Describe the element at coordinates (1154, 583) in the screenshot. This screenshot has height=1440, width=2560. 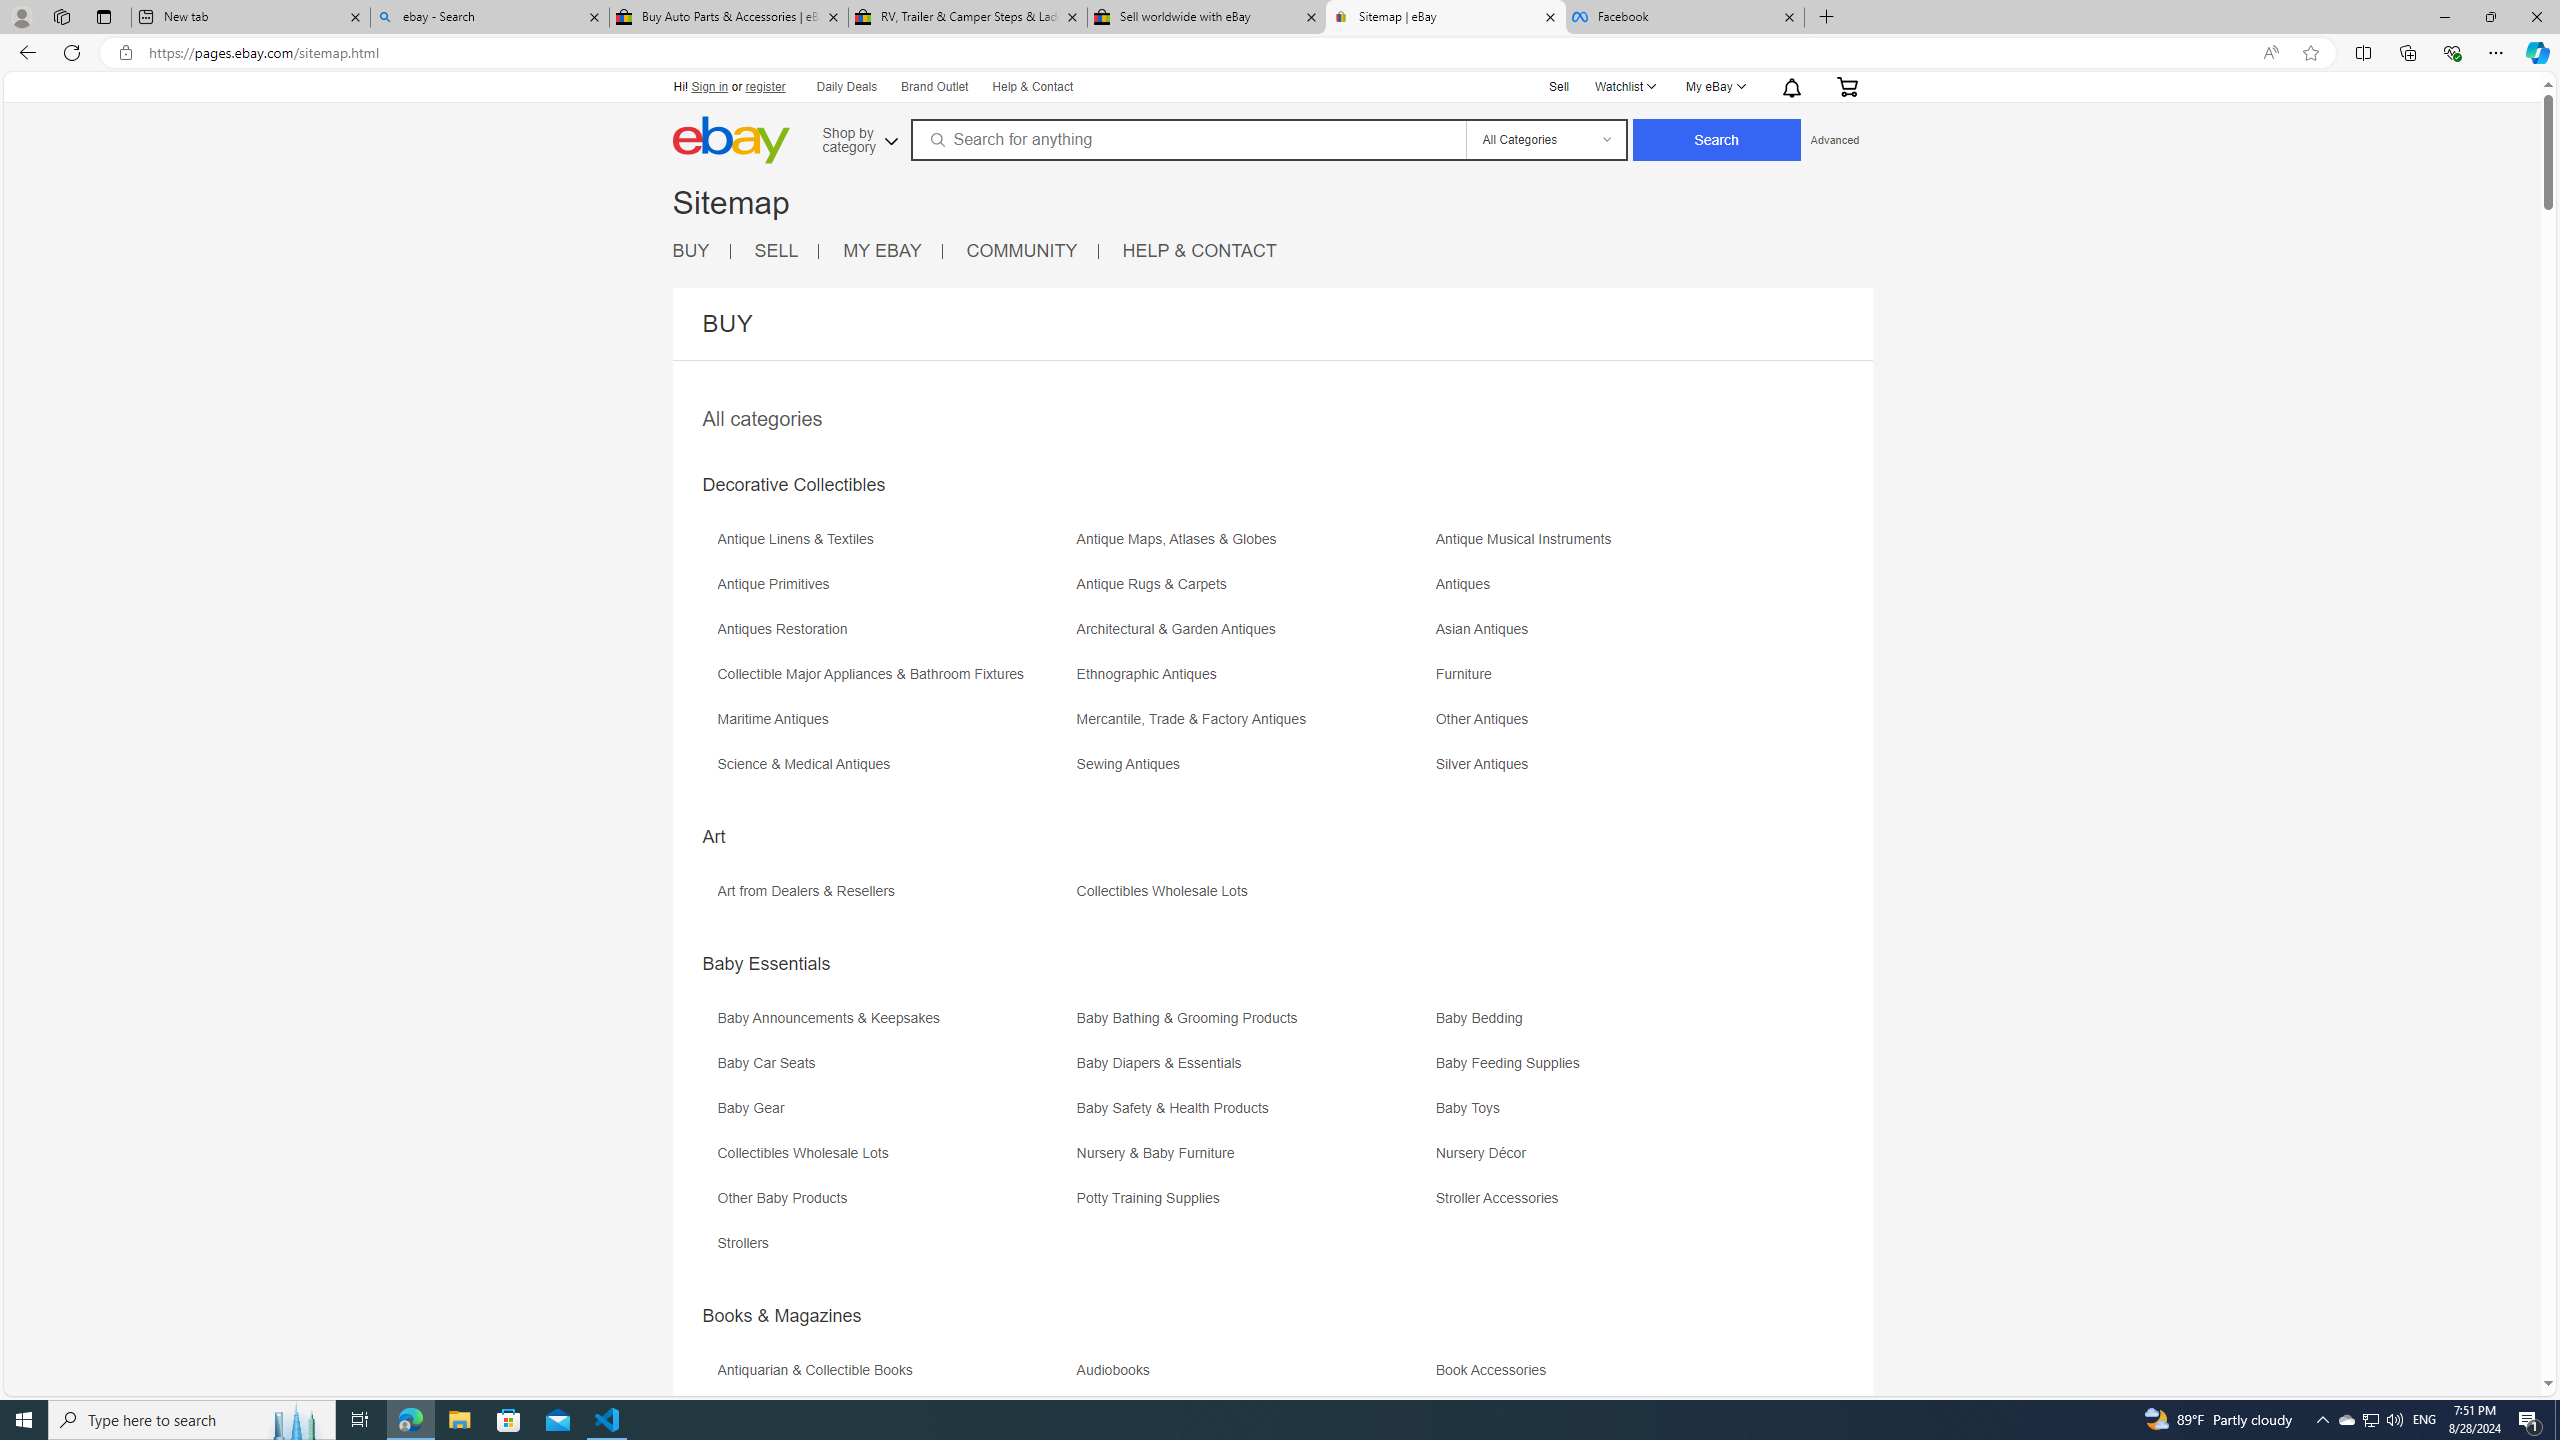
I see `'Antique Rugs & Carpets'` at that location.